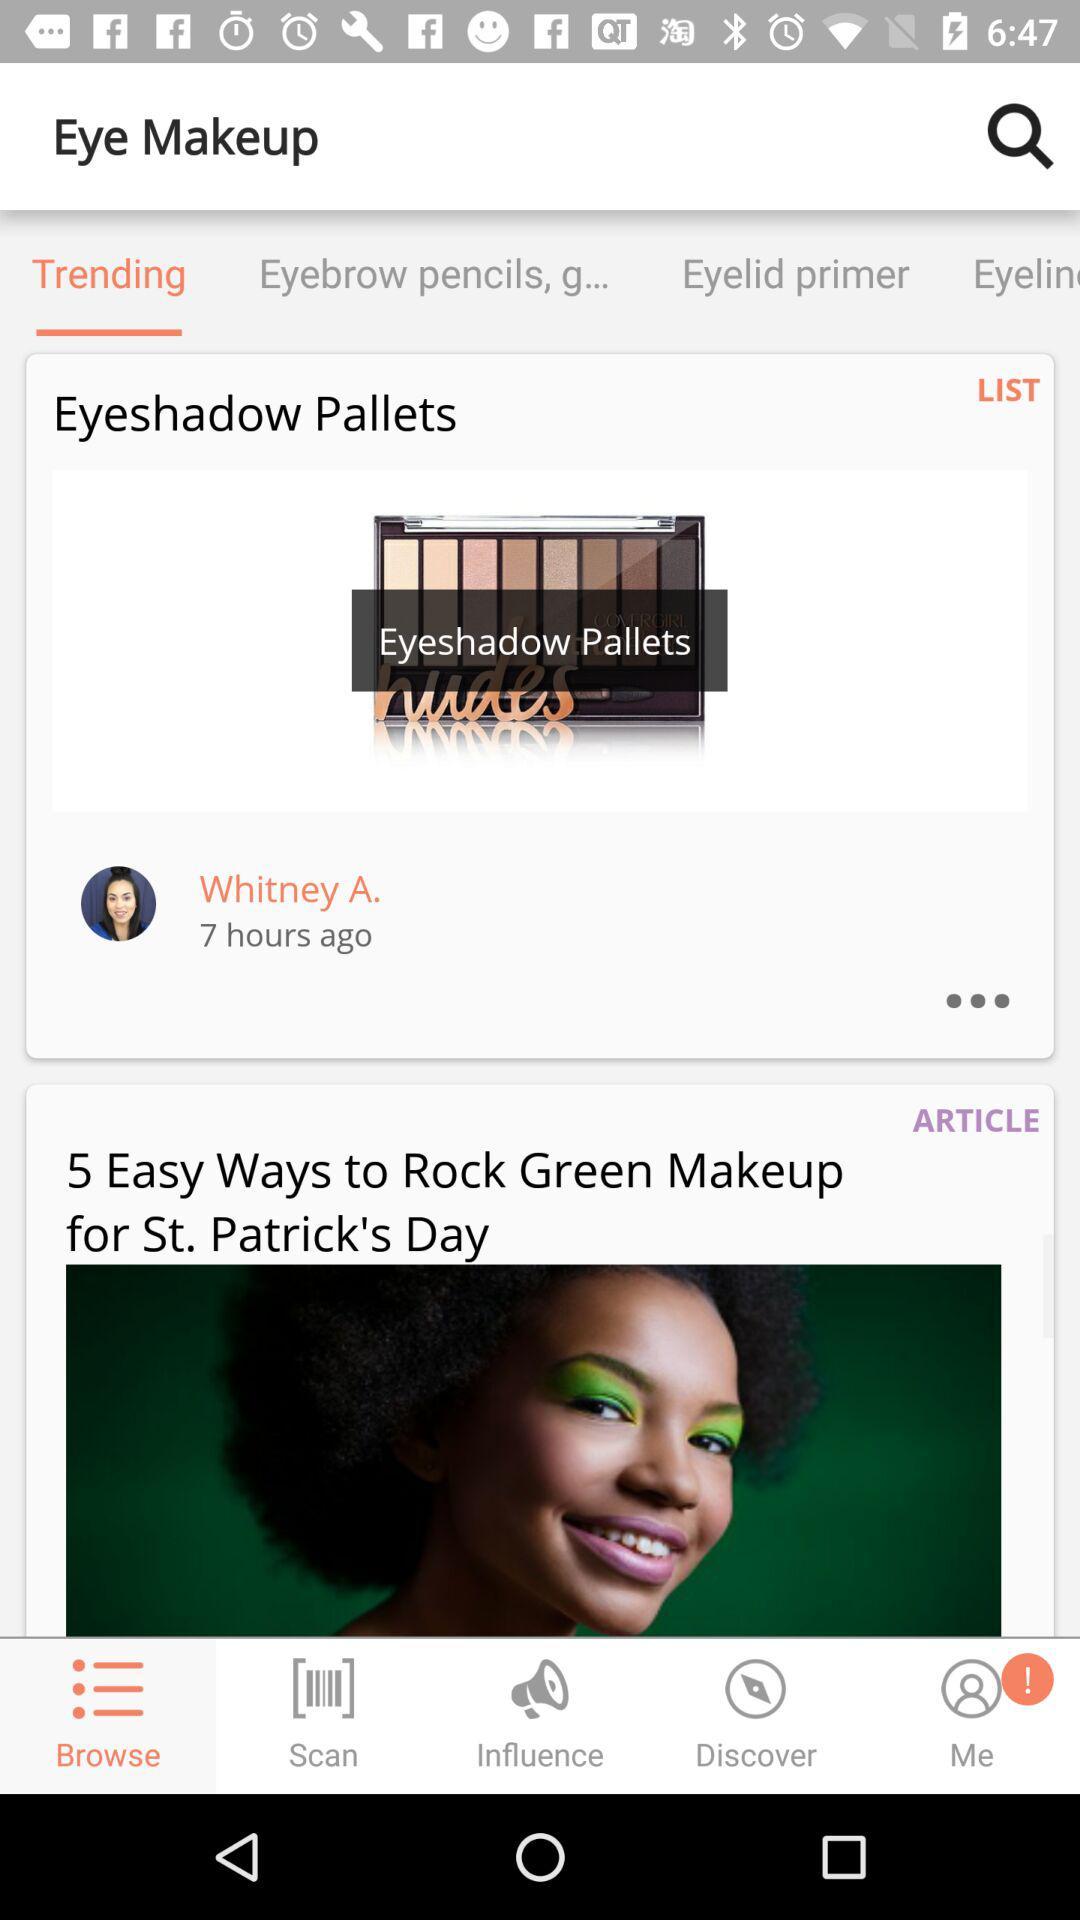 Image resolution: width=1080 pixels, height=1920 pixels. I want to click on the emoji icon, so click(971, 1715).